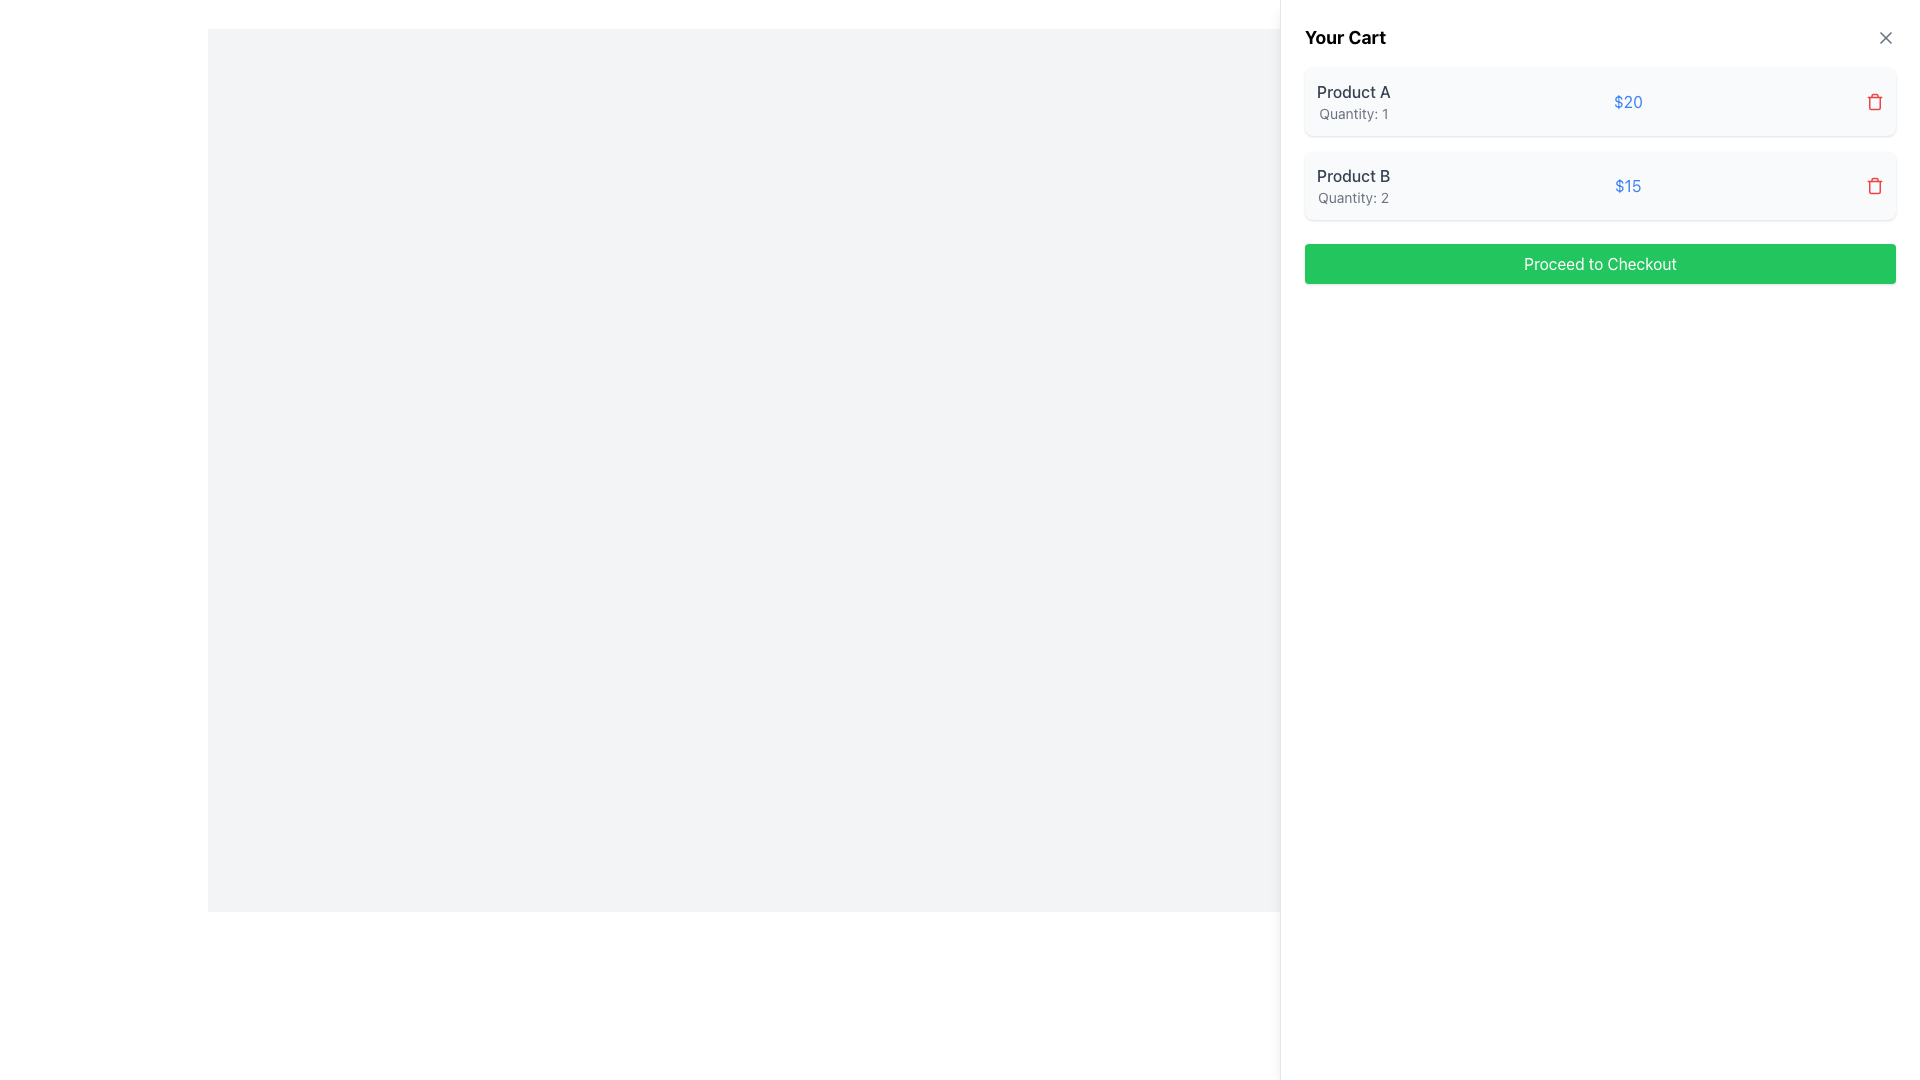 This screenshot has height=1080, width=1920. Describe the element at coordinates (1874, 101) in the screenshot. I see `the red trash can icon button located at the far right of the product entry bar for 'Product A'` at that location.